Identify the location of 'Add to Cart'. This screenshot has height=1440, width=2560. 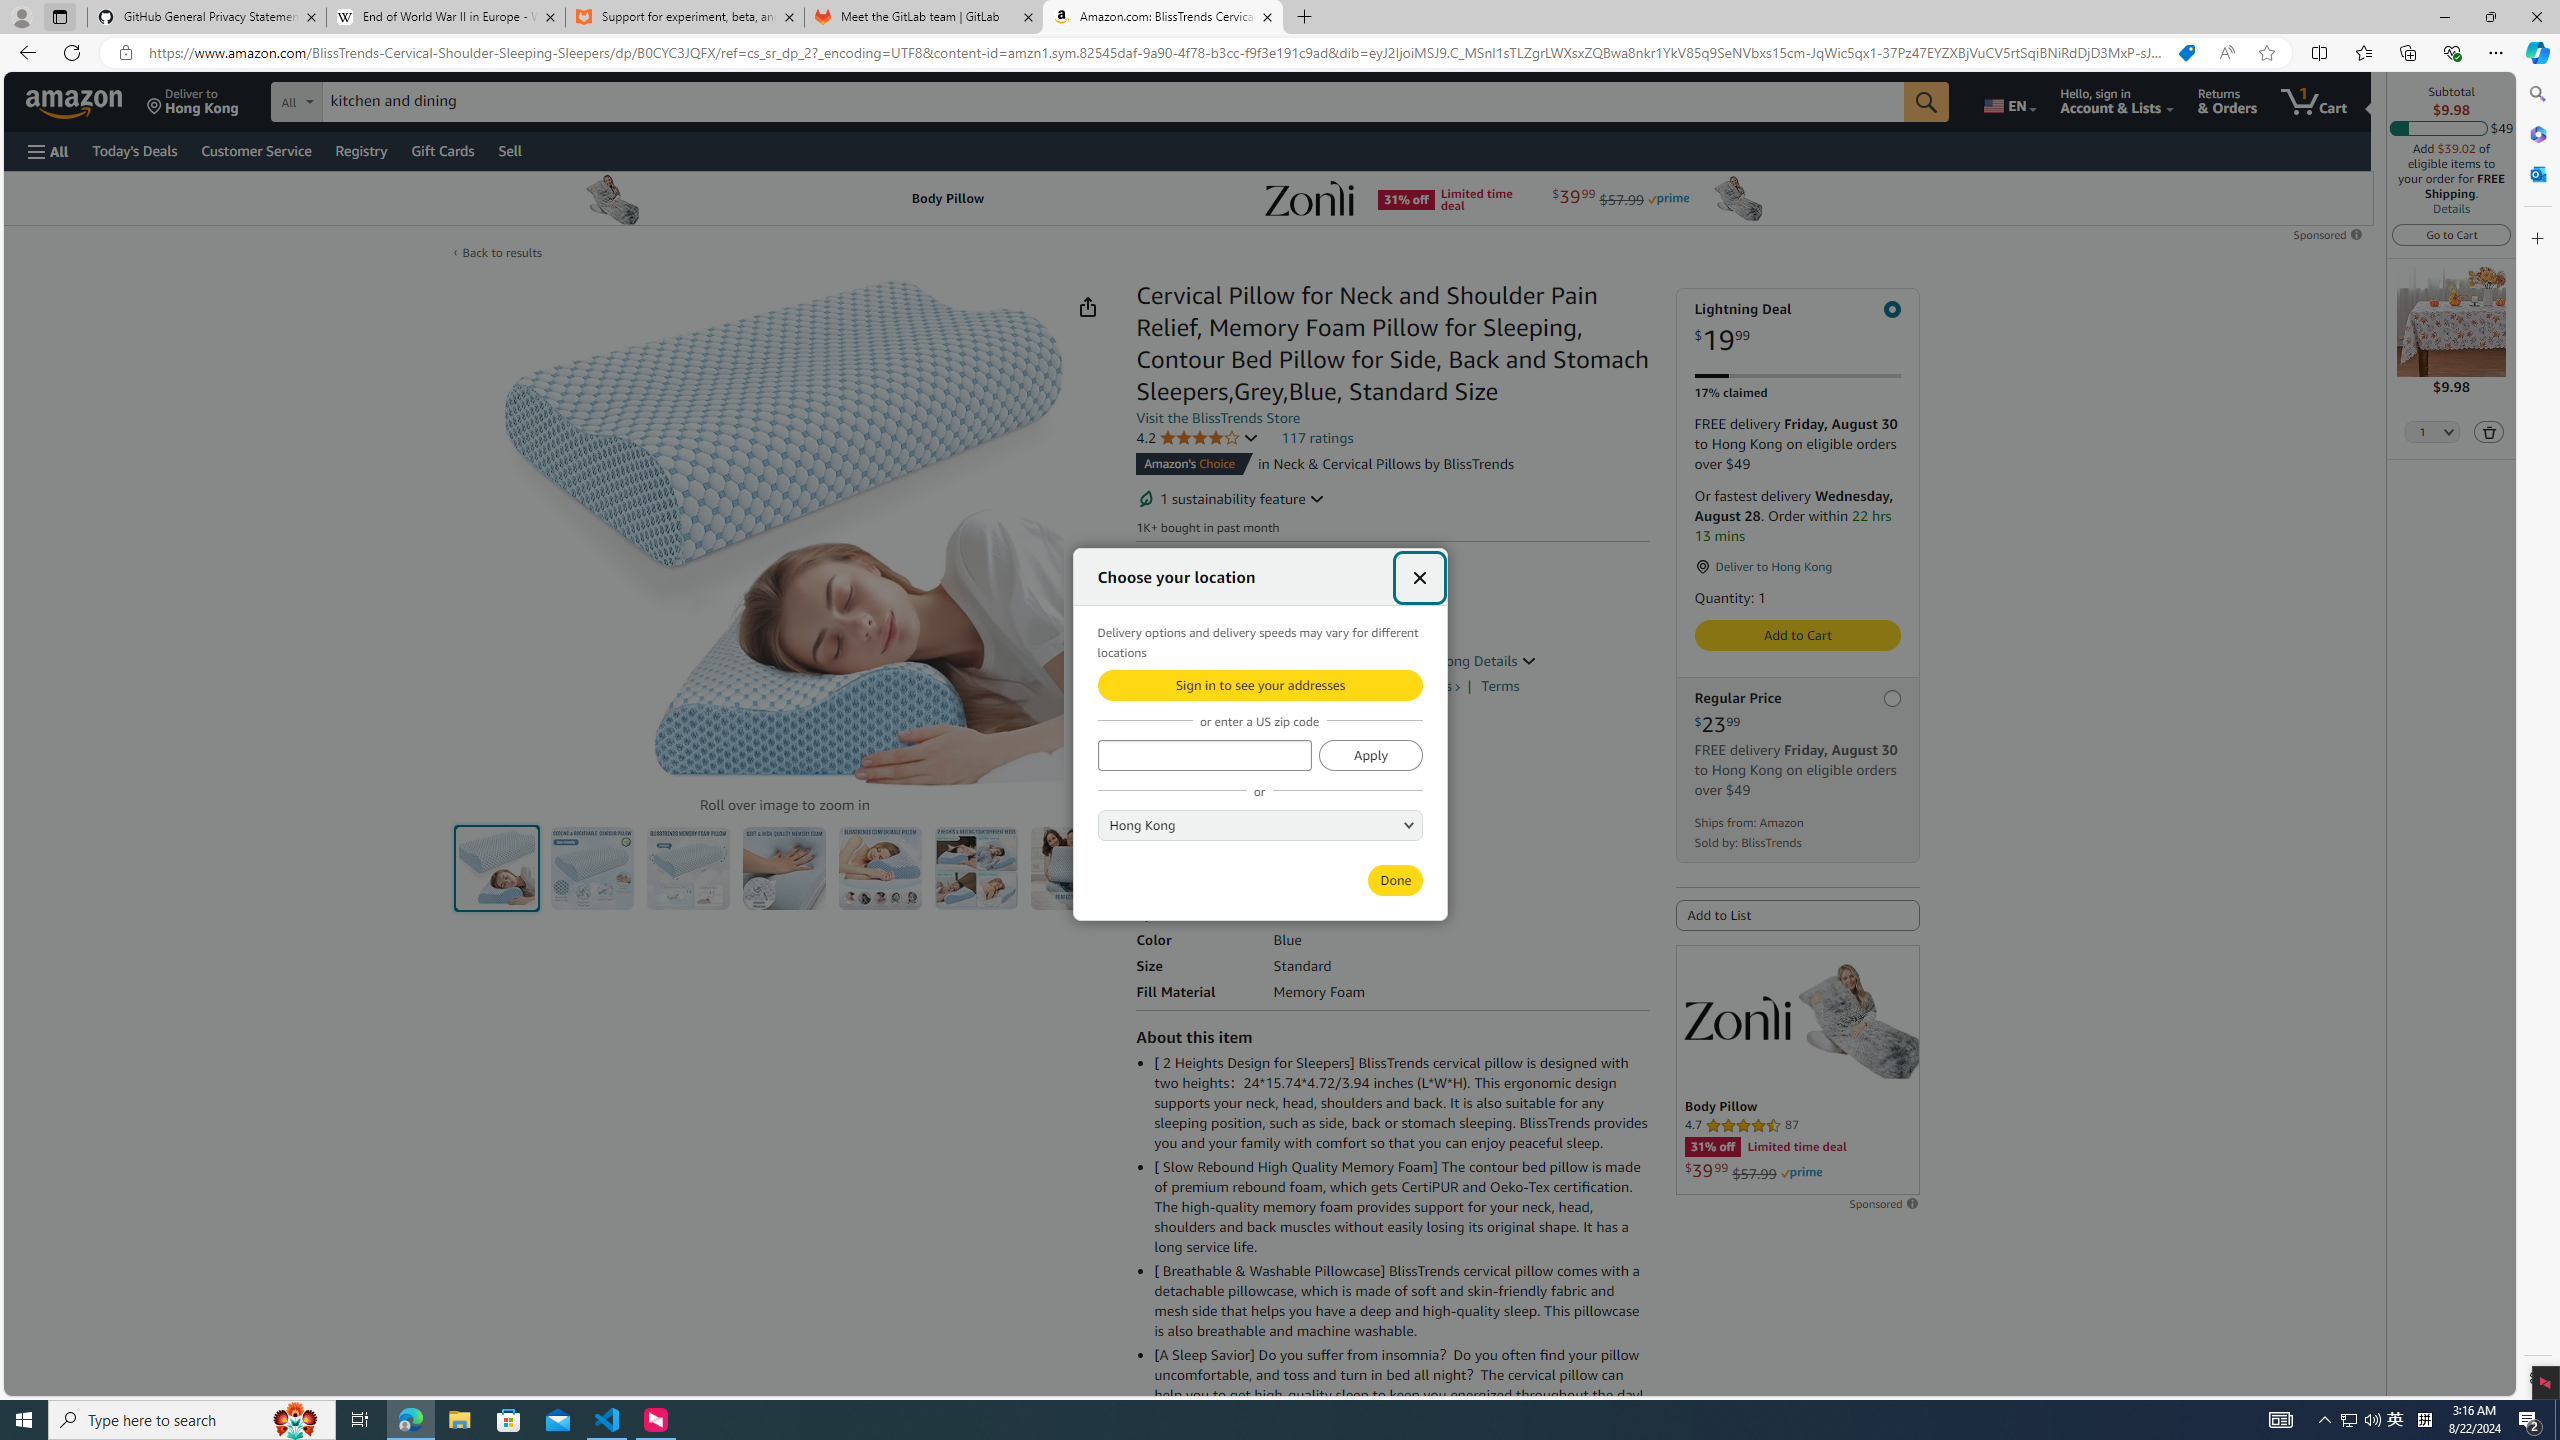
(1797, 635).